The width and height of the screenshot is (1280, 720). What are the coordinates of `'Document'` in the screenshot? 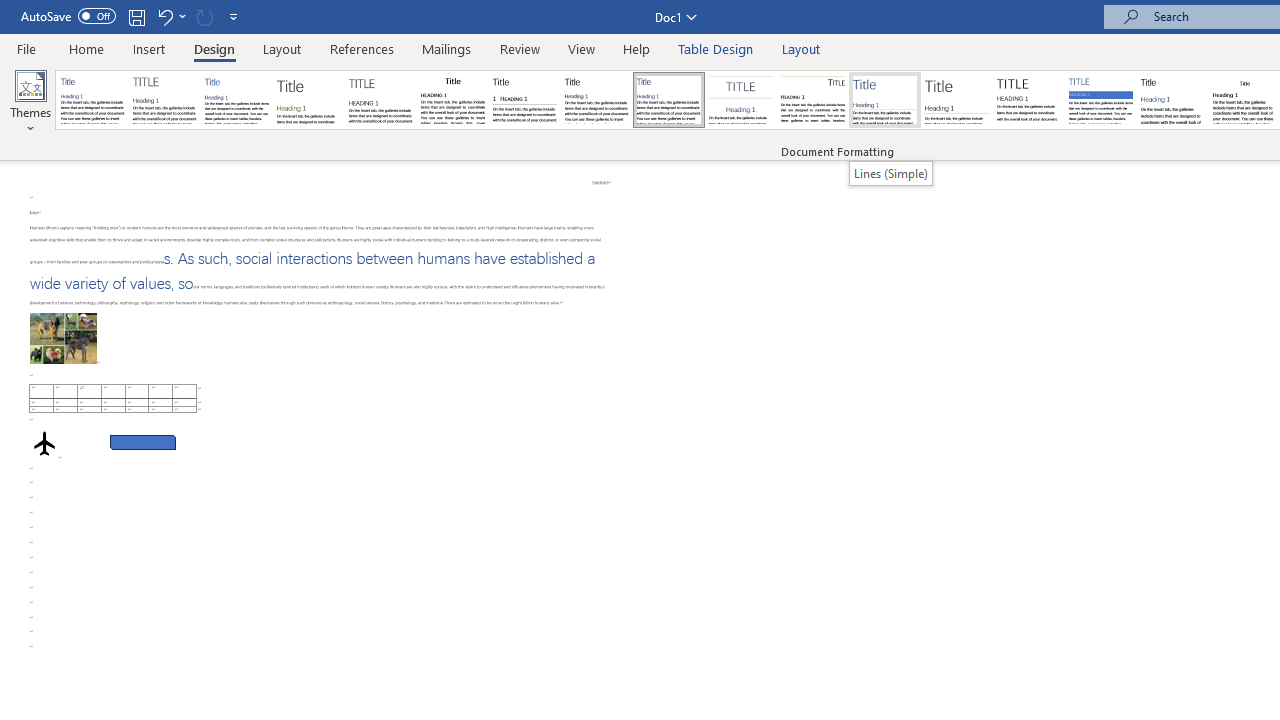 It's located at (92, 100).